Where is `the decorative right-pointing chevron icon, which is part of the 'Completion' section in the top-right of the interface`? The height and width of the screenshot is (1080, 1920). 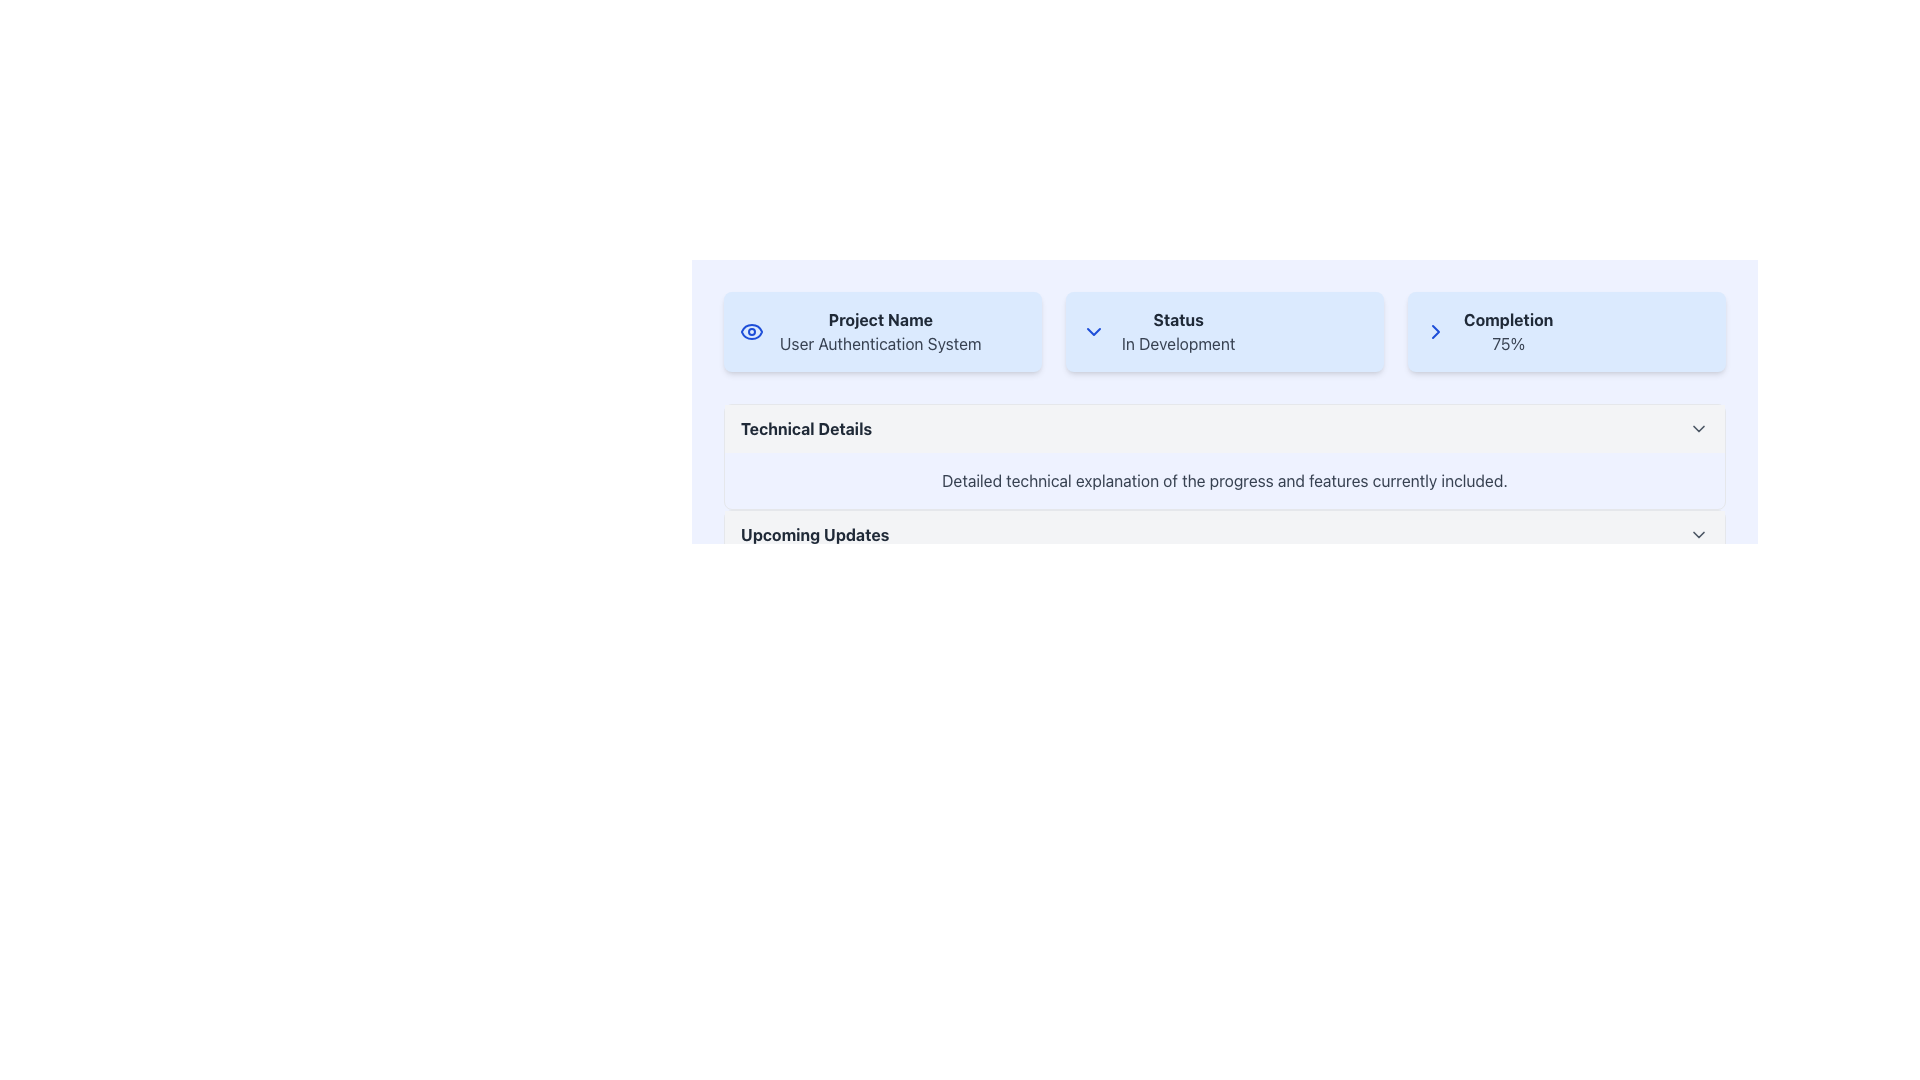 the decorative right-pointing chevron icon, which is part of the 'Completion' section in the top-right of the interface is located at coordinates (1434, 330).